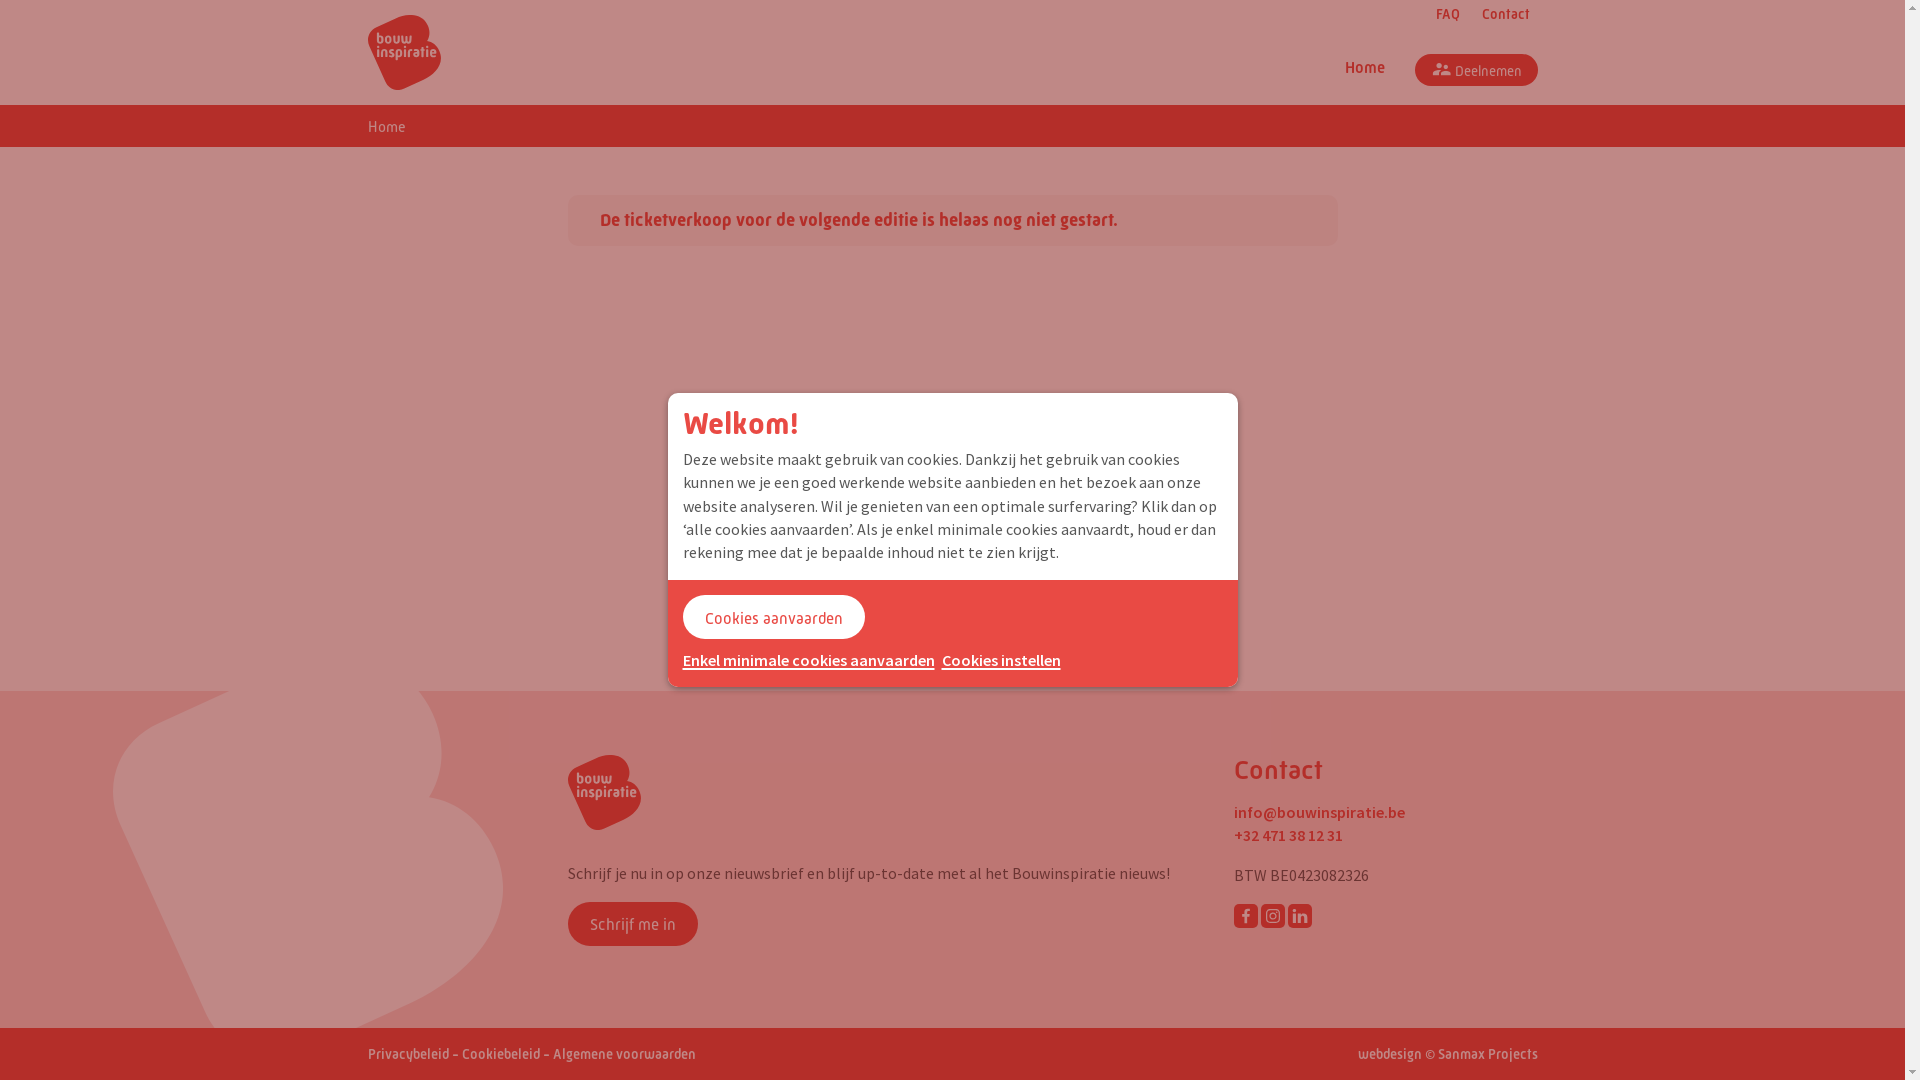 This screenshot has height=1080, width=1920. I want to click on 'Home', so click(1362, 69).